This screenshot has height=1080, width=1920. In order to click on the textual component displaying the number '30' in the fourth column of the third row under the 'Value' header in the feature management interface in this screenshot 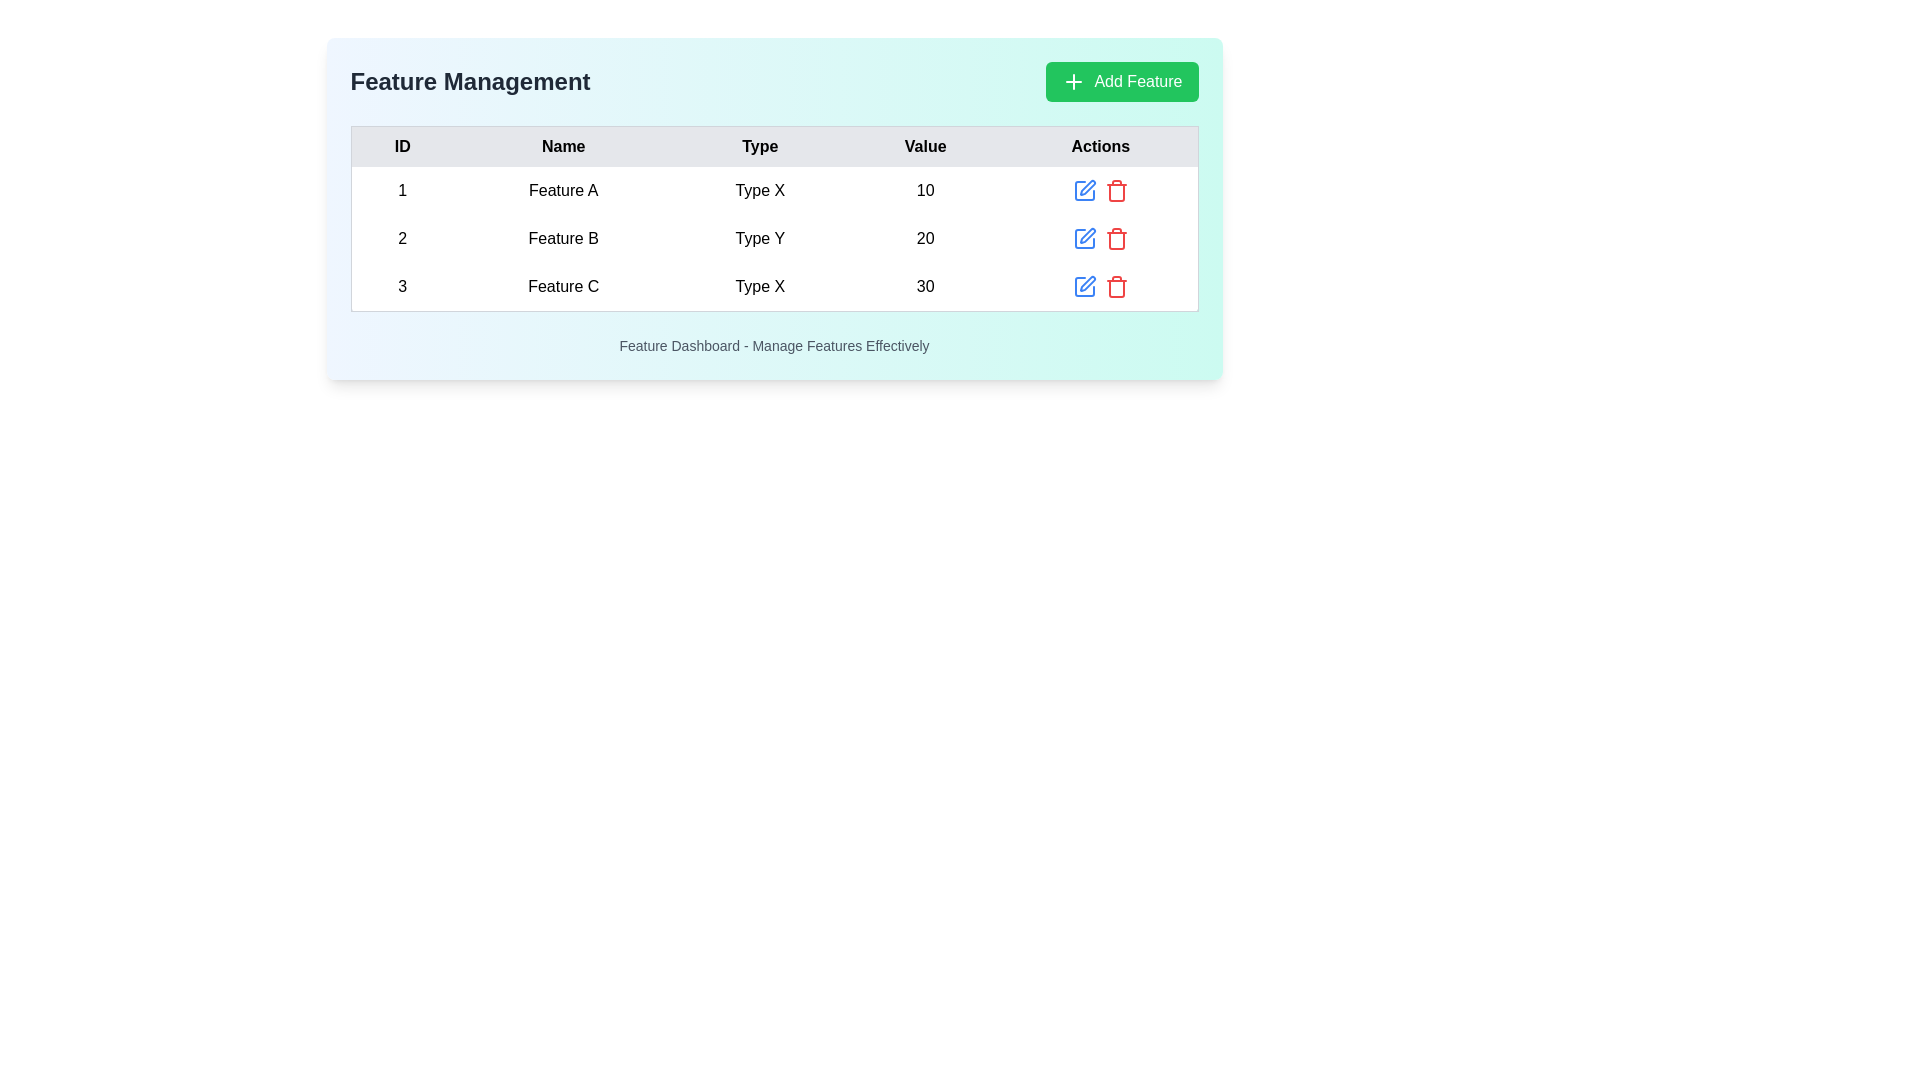, I will do `click(924, 287)`.